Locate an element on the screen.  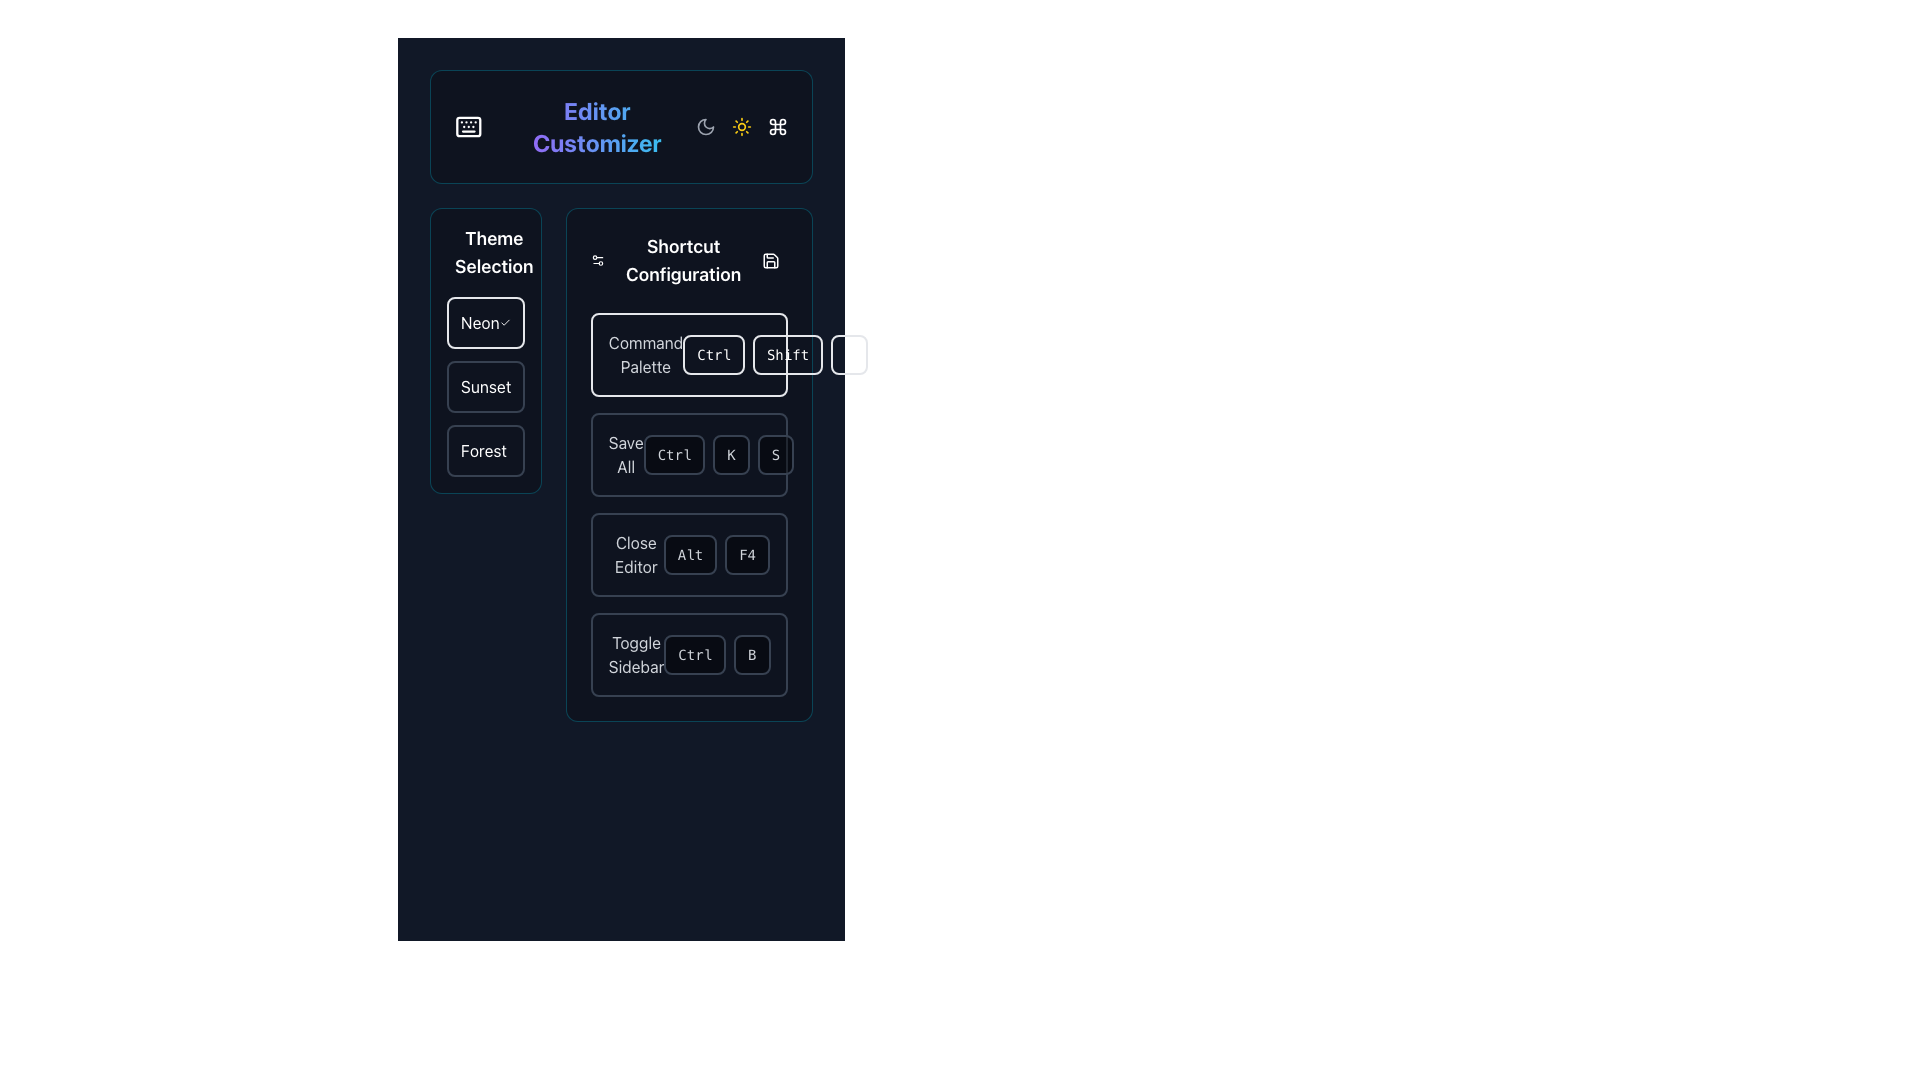
the 'Ctrl' button, which is a rectangular button with a dark background and light-gray monospace text, to simulate pressing 'Ctrl' is located at coordinates (689, 455).